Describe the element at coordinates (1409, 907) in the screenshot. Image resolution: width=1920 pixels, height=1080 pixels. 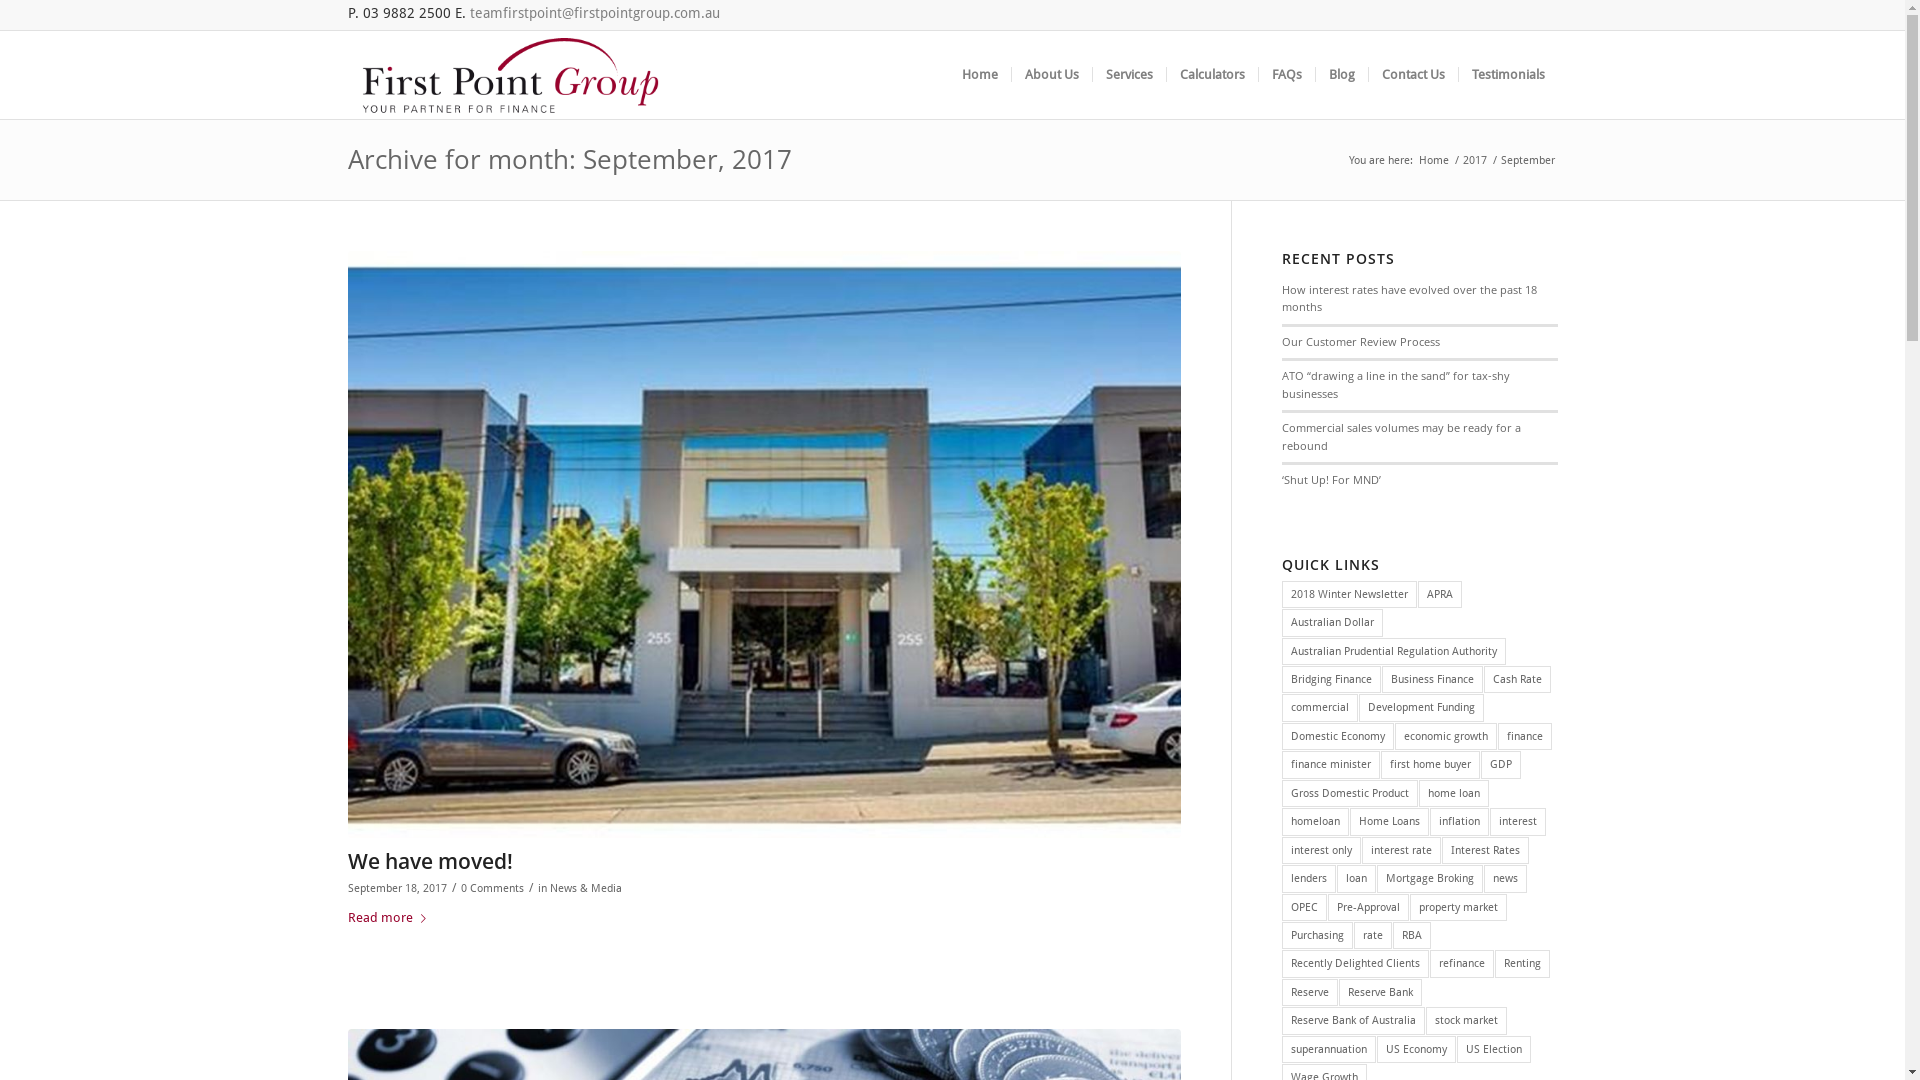
I see `'property market'` at that location.